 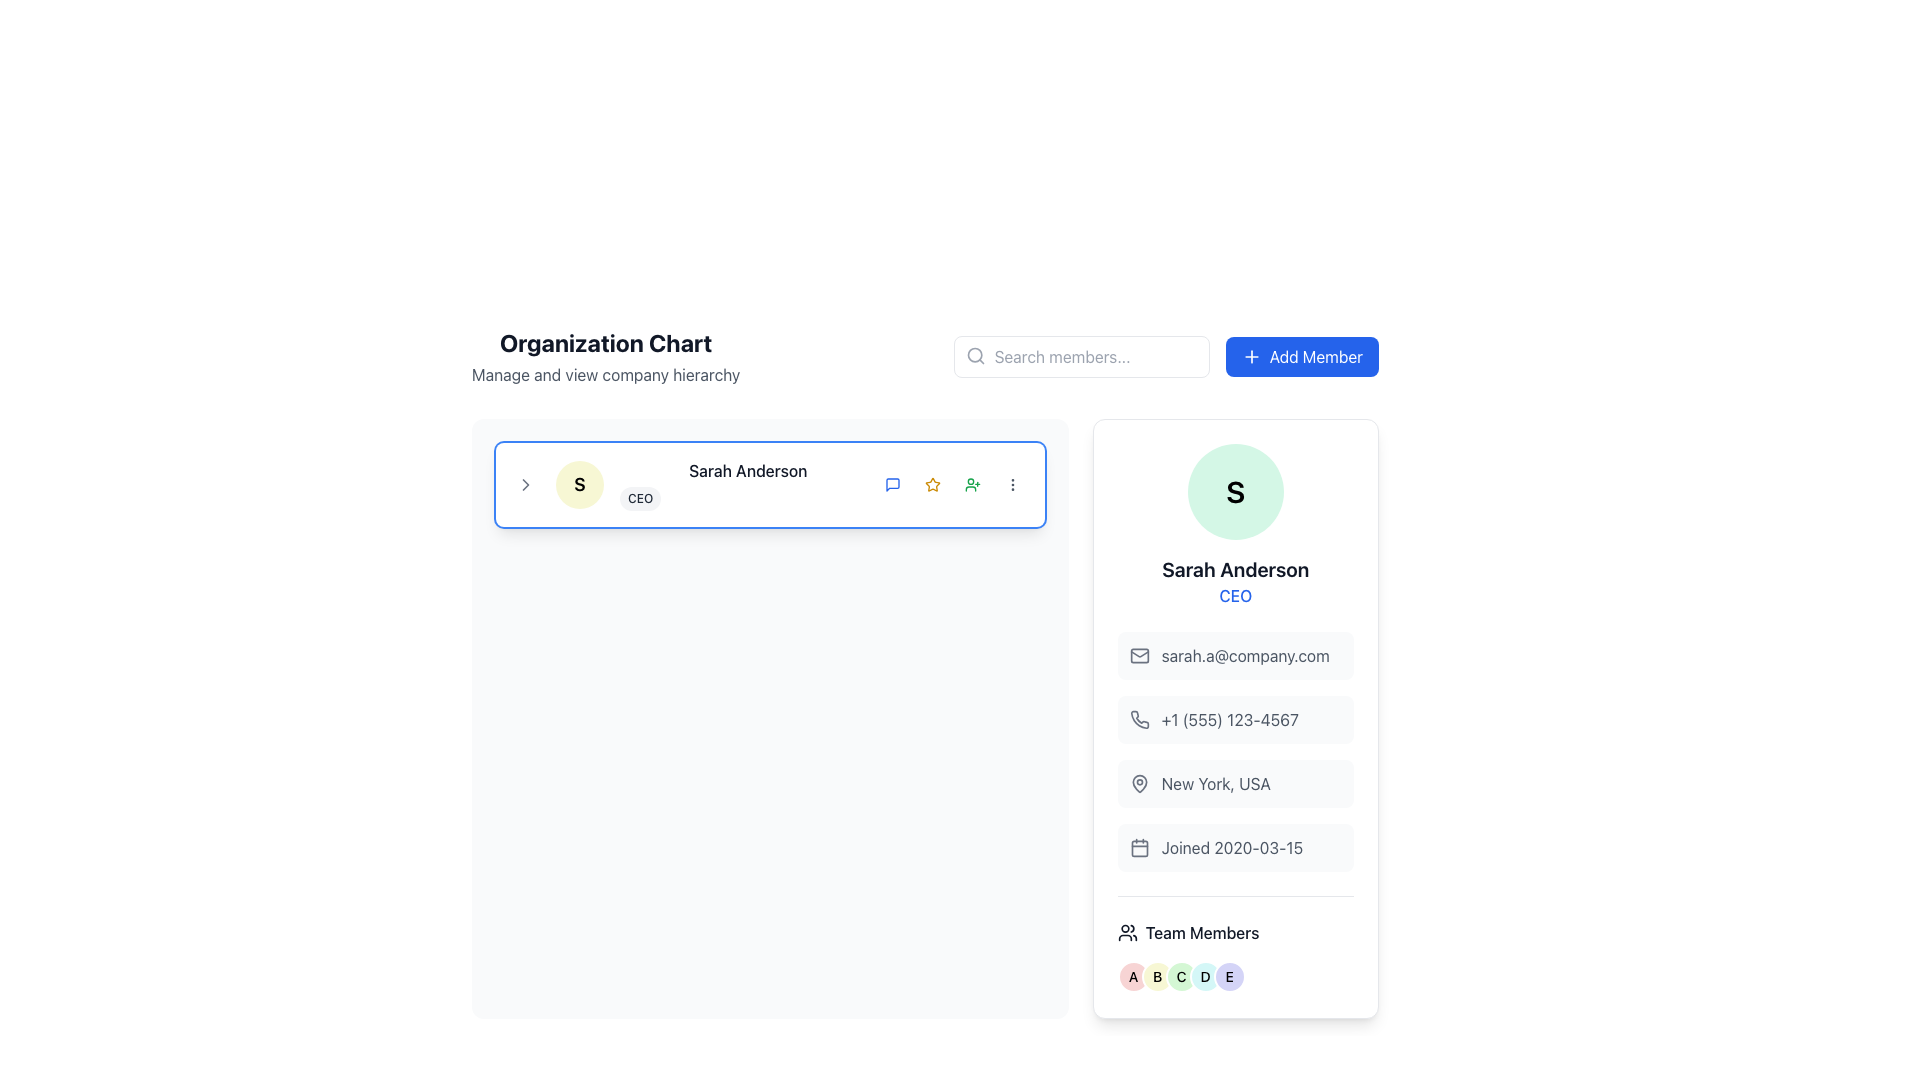 What do you see at coordinates (1132, 975) in the screenshot?
I see `the first avatar icon labeled 'A'` at bounding box center [1132, 975].